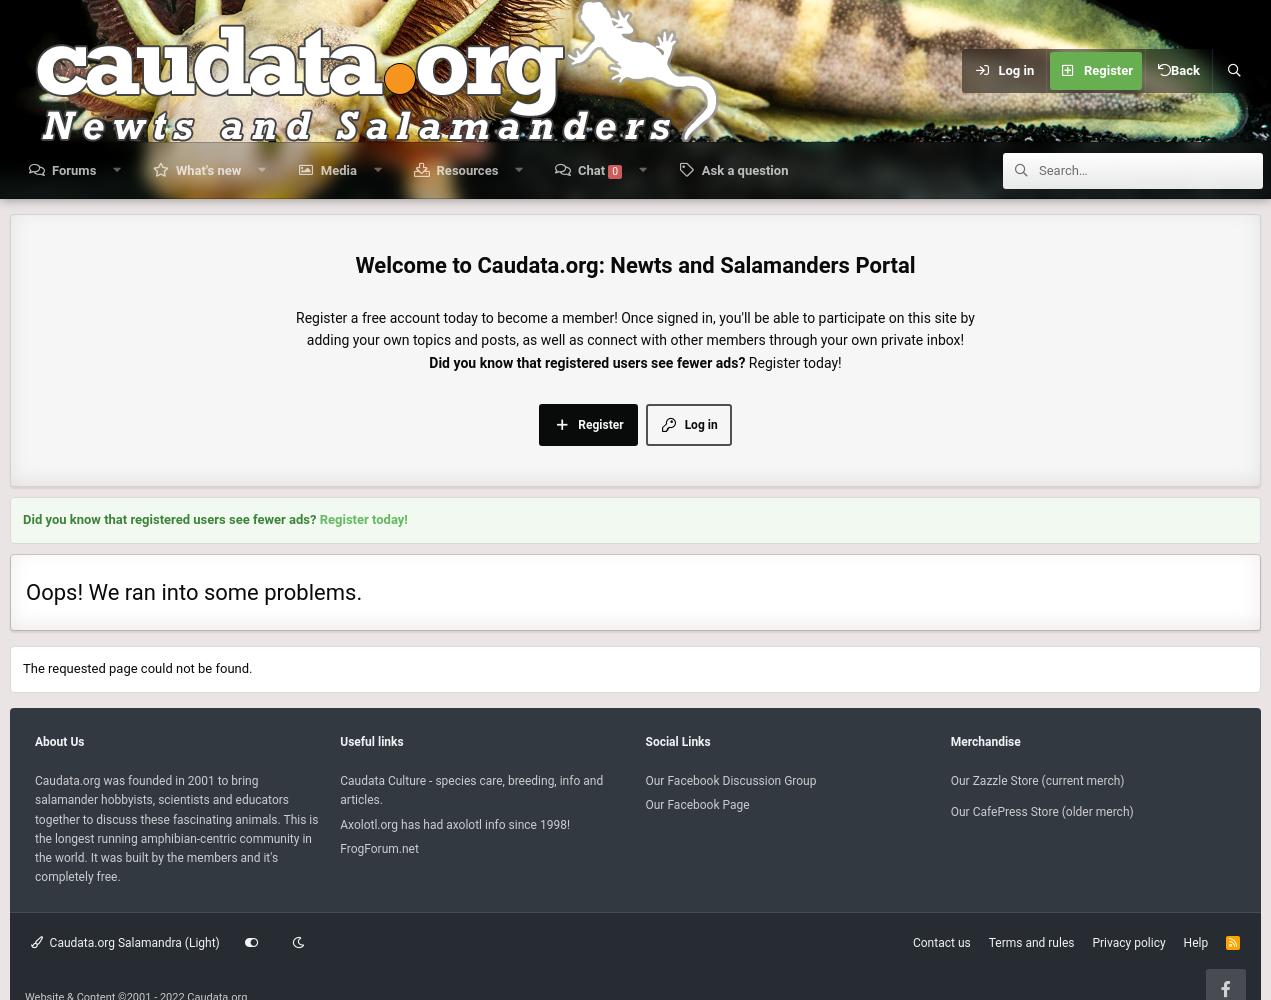  What do you see at coordinates (1182, 942) in the screenshot?
I see `'Help'` at bounding box center [1182, 942].